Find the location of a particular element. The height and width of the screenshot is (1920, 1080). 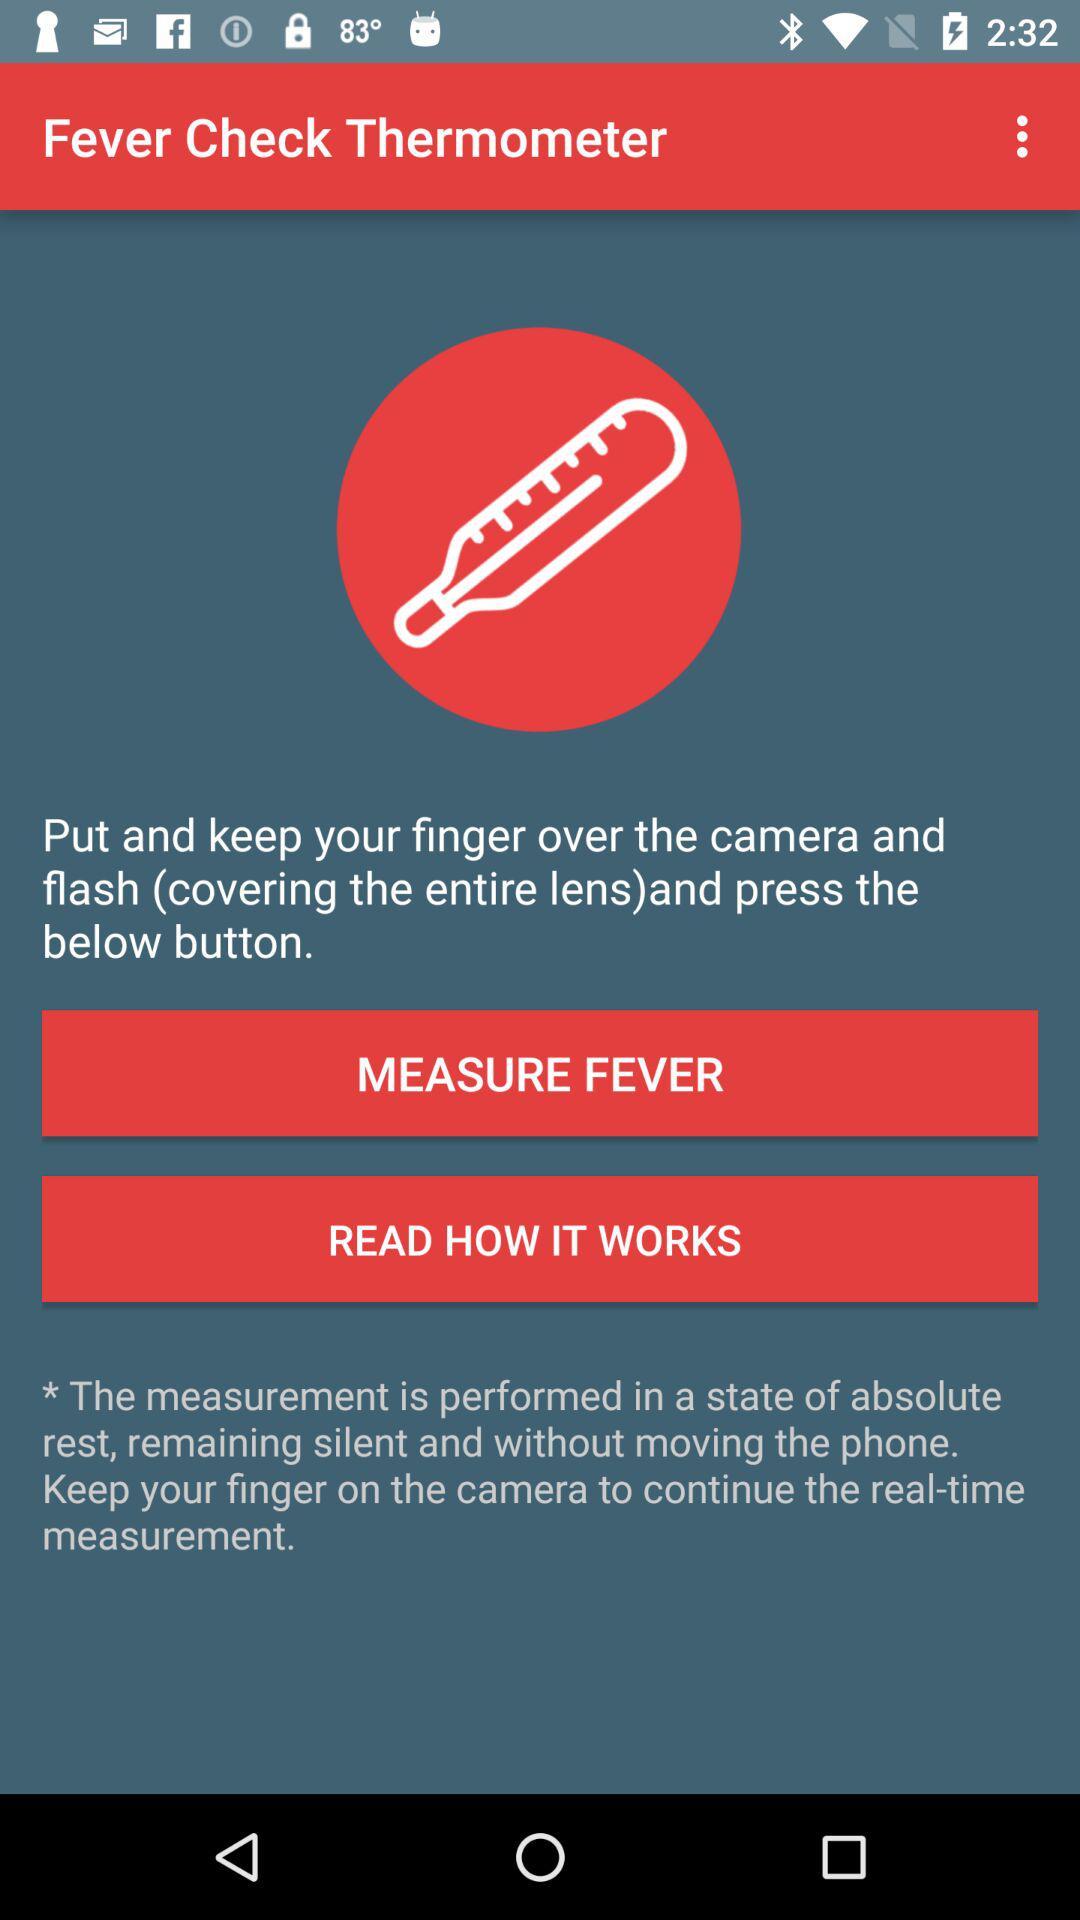

the icon below the put and keep item is located at coordinates (540, 1072).